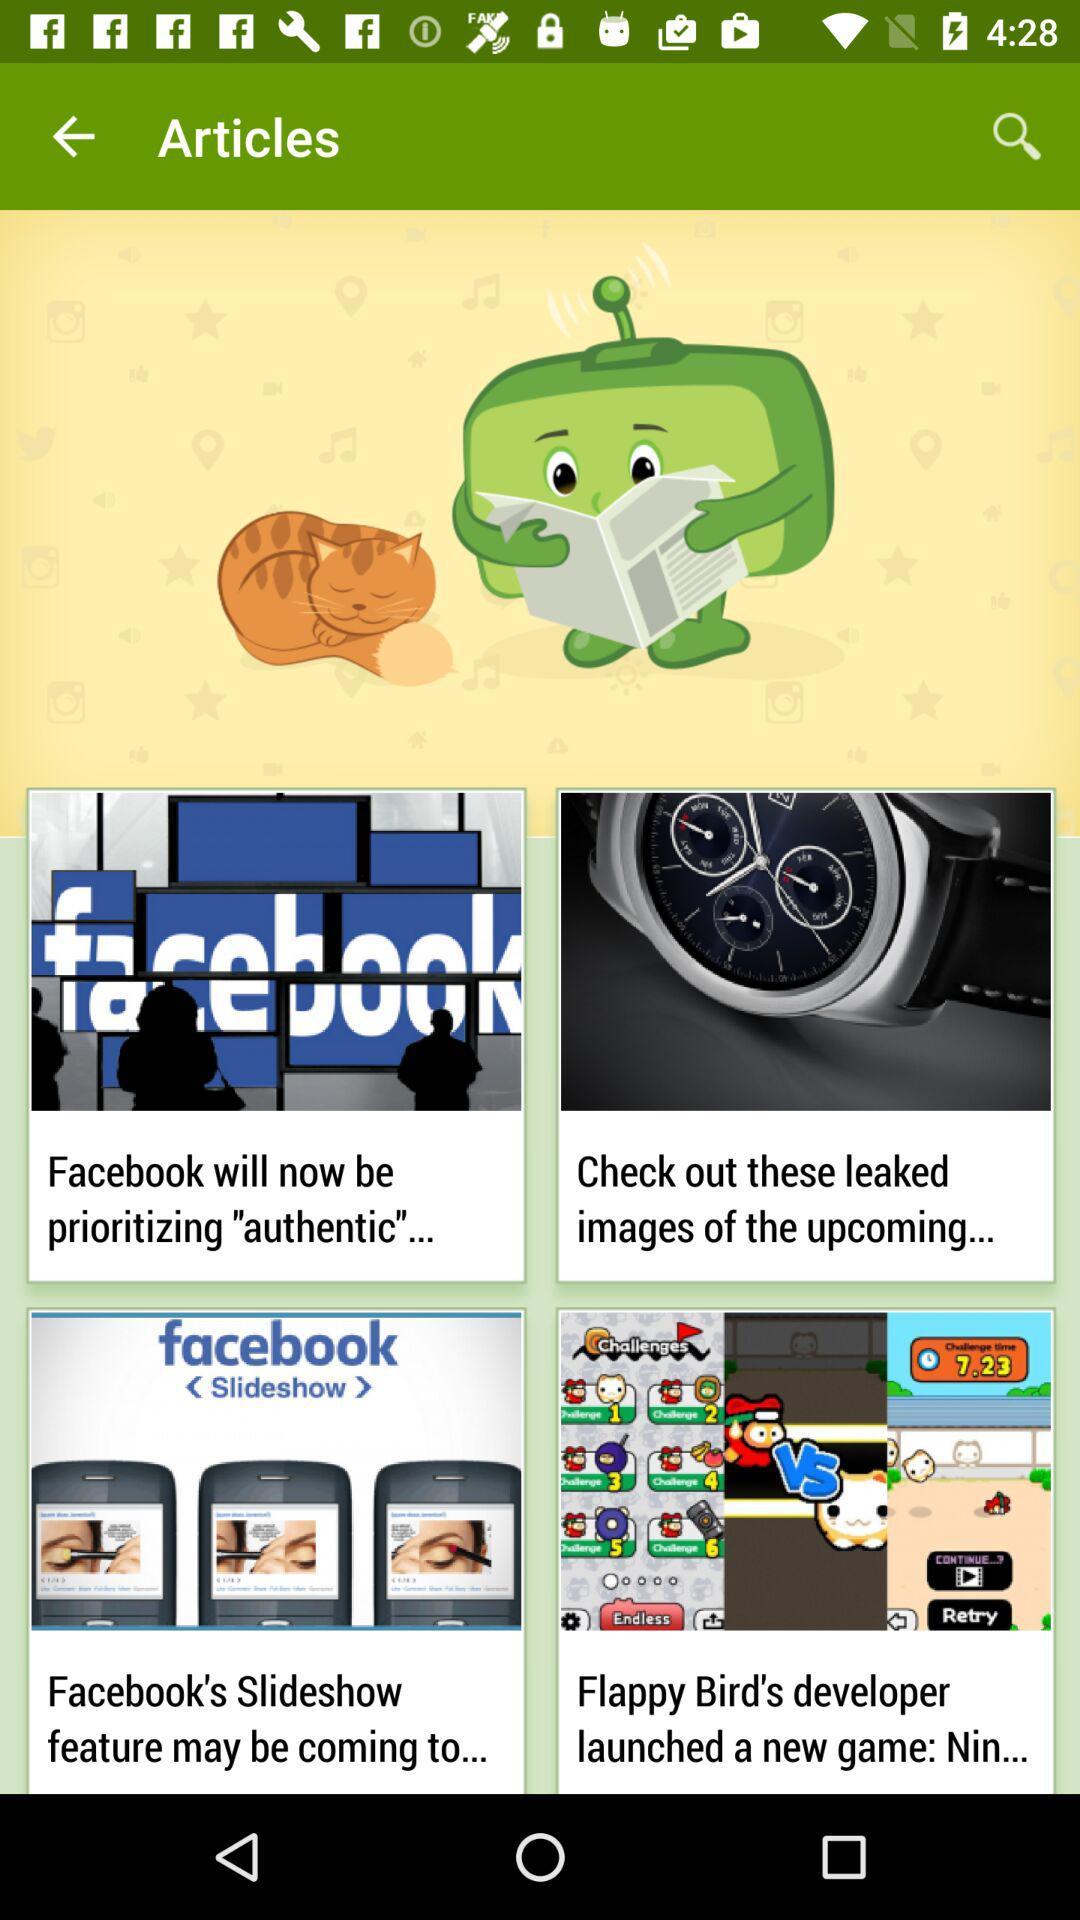 This screenshot has width=1080, height=1920. I want to click on flappy bird s item, so click(804, 1711).